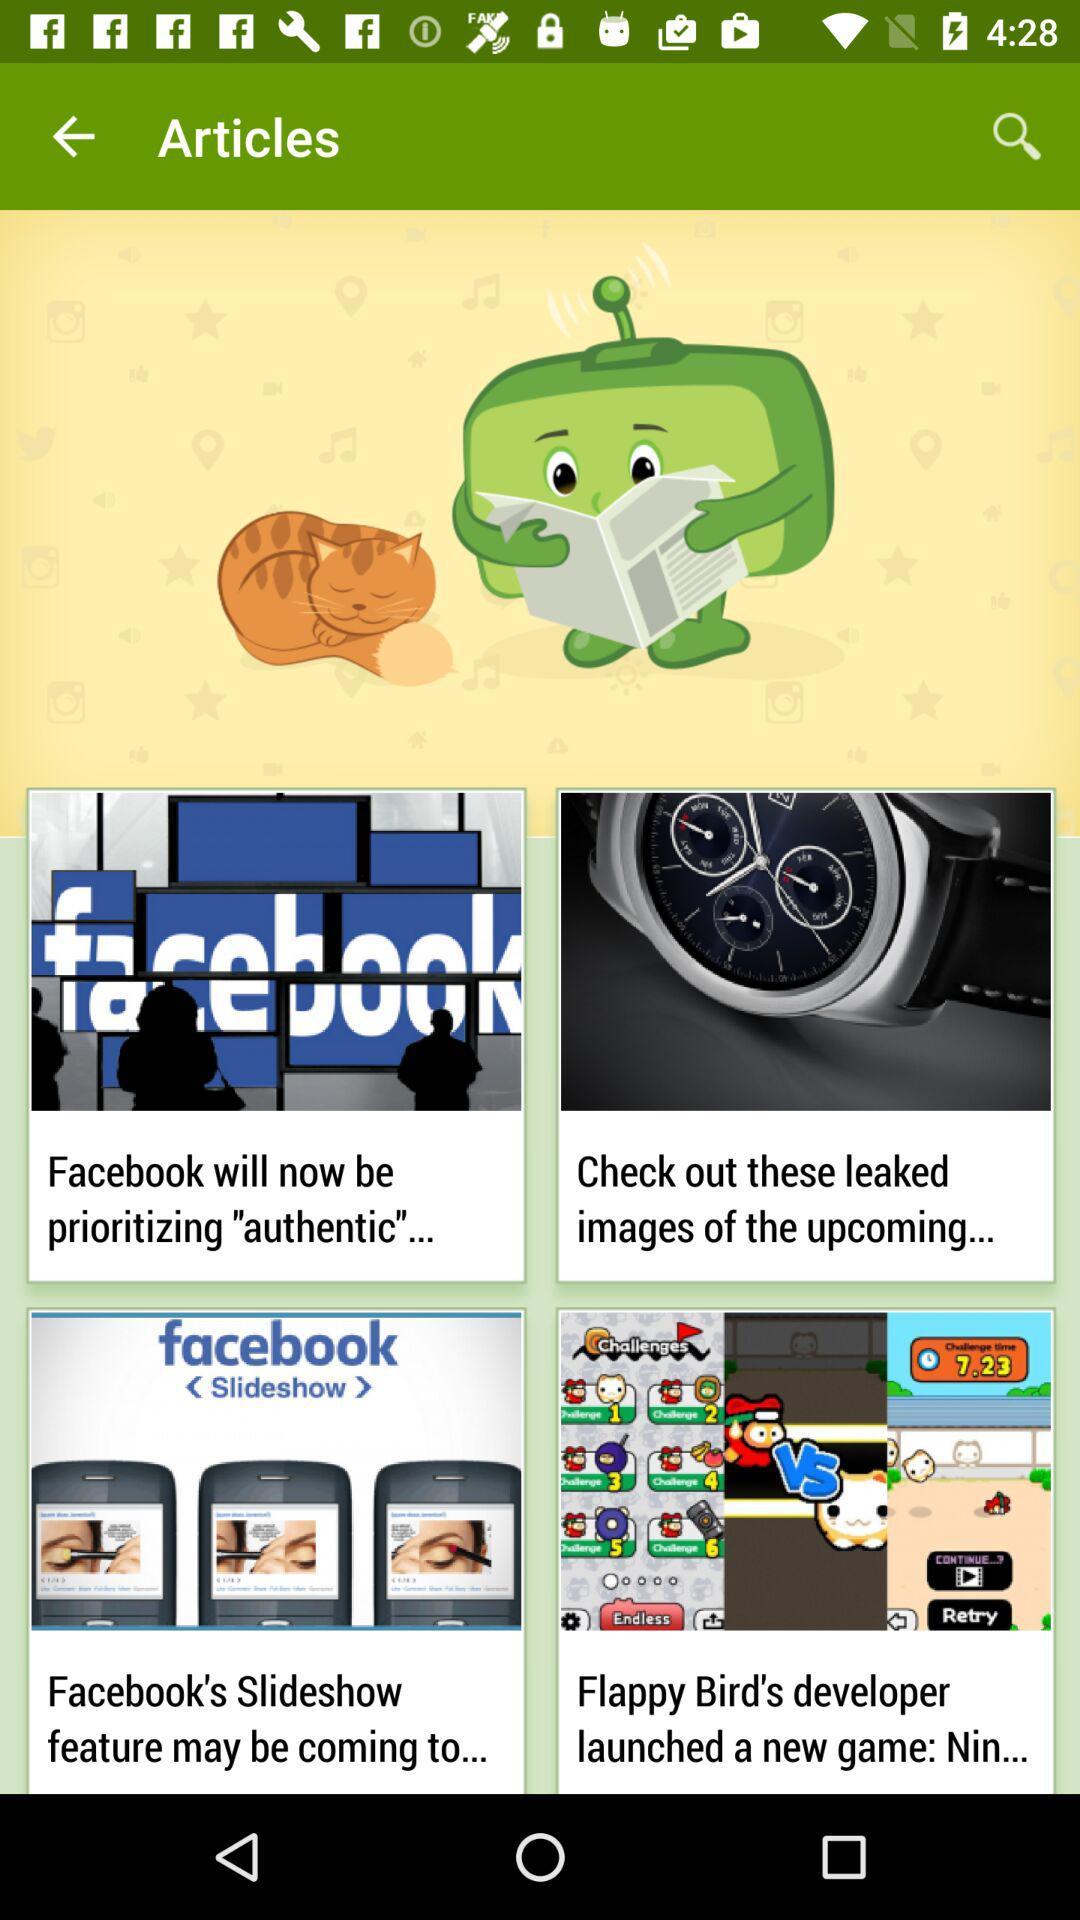 This screenshot has width=1080, height=1920. I want to click on flappy bird s item, so click(804, 1711).